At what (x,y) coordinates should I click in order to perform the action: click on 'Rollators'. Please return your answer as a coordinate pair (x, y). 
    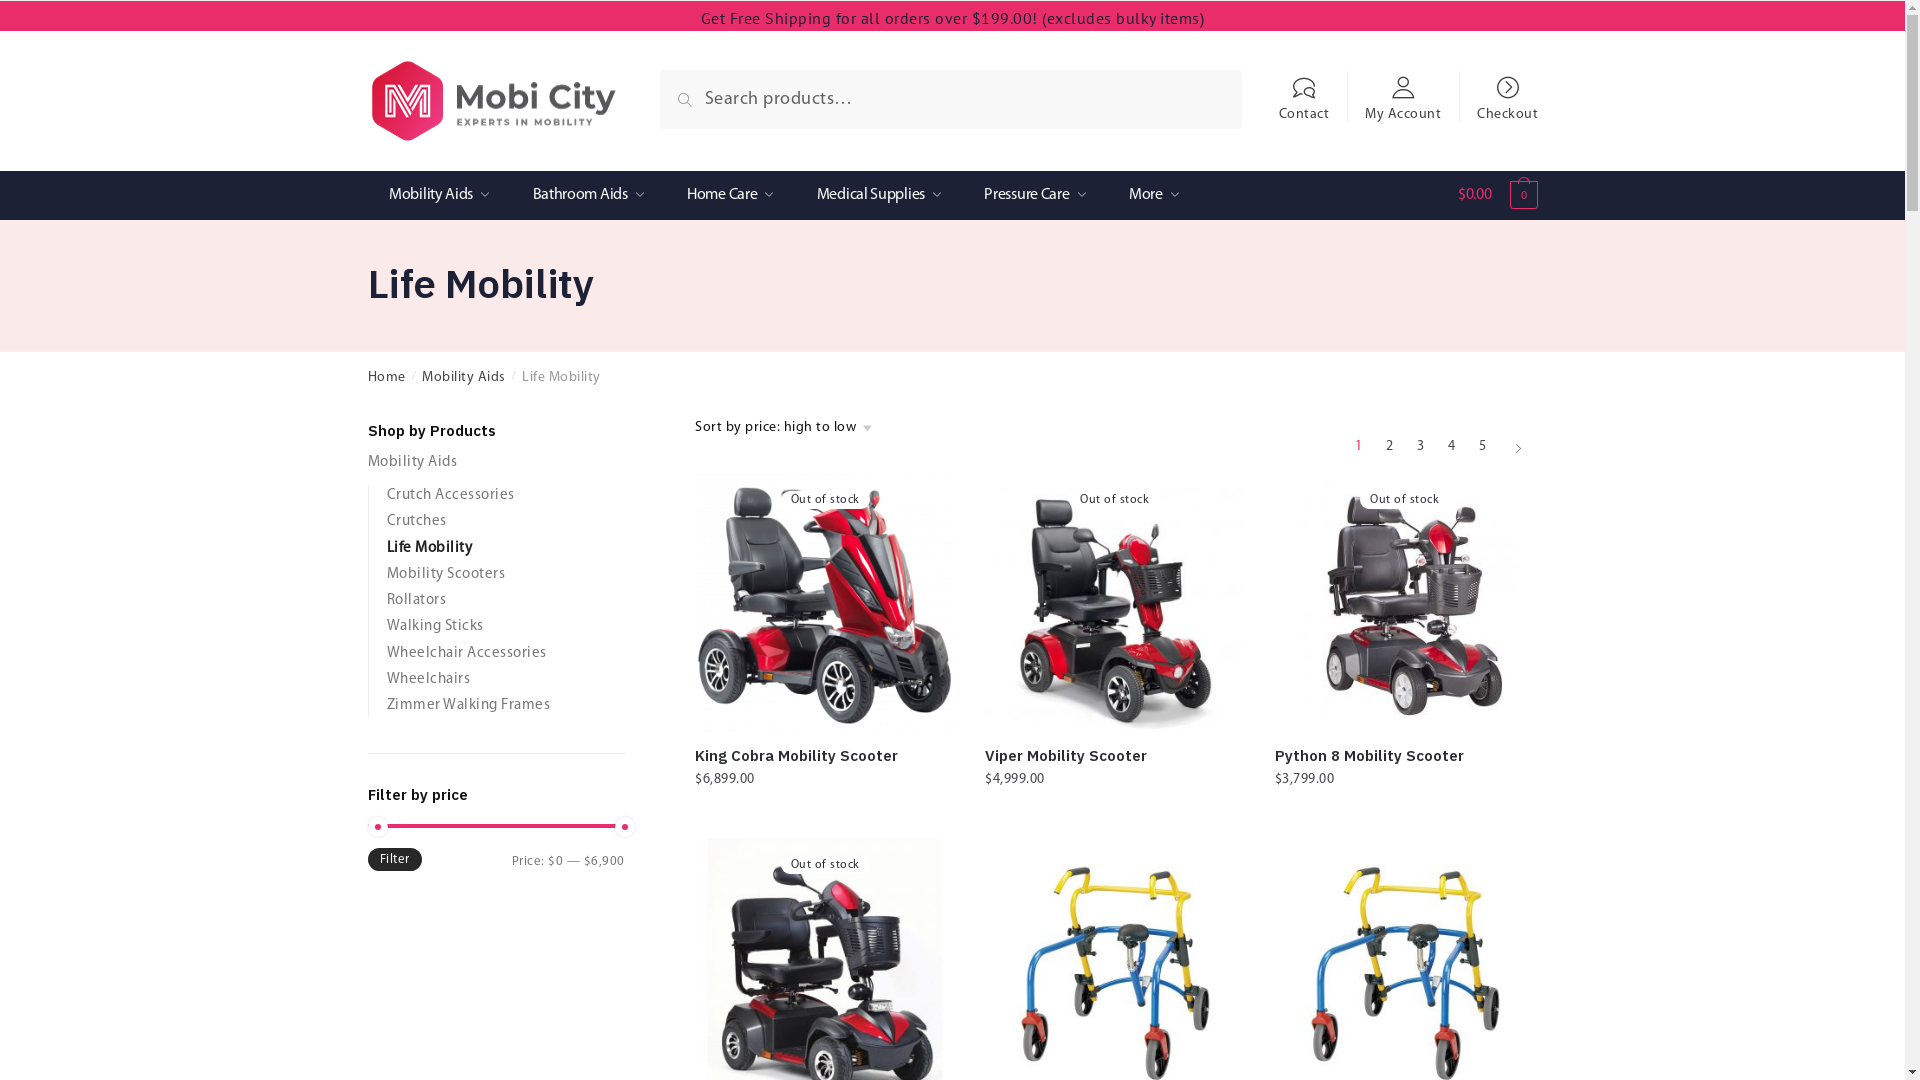
    Looking at the image, I should click on (415, 599).